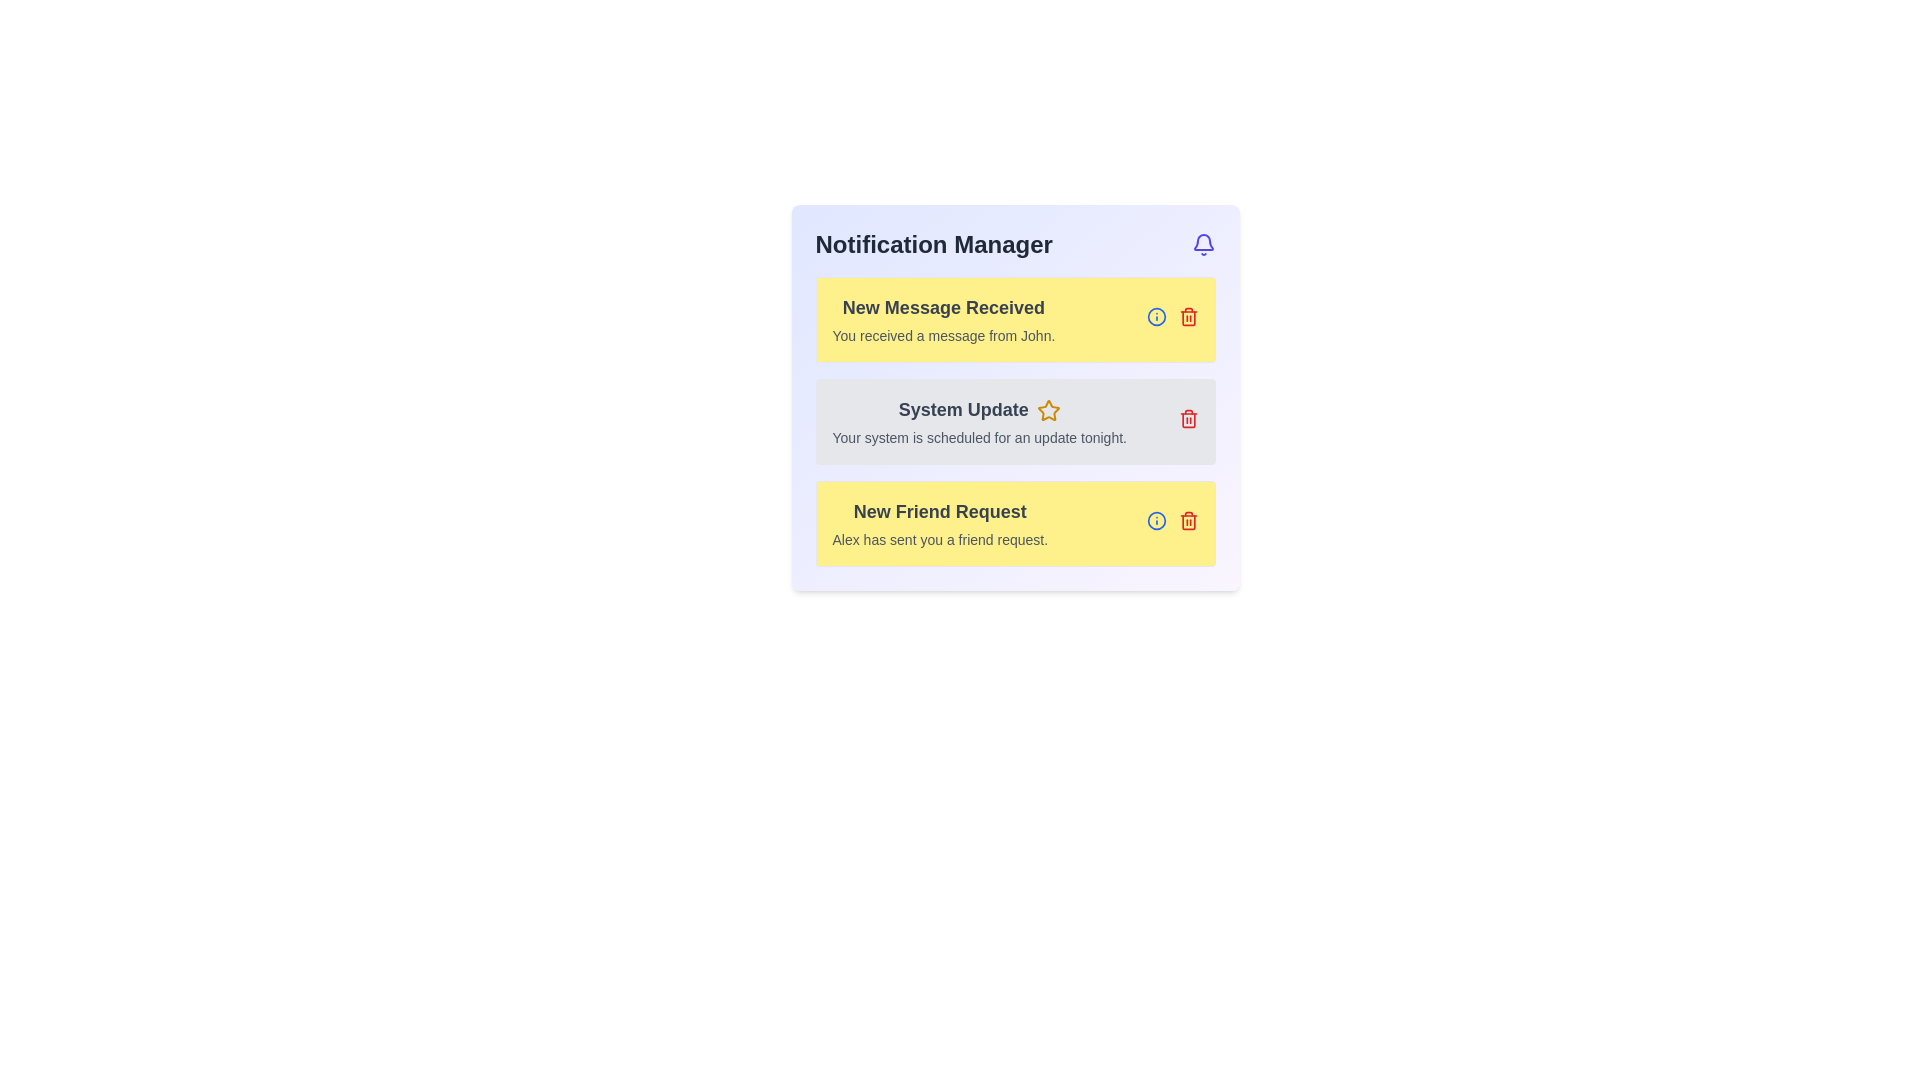  What do you see at coordinates (1015, 244) in the screenshot?
I see `the 'Notification Manager' text heading, which is a bold, large font header in dark gray color at the top of the notification panel` at bounding box center [1015, 244].